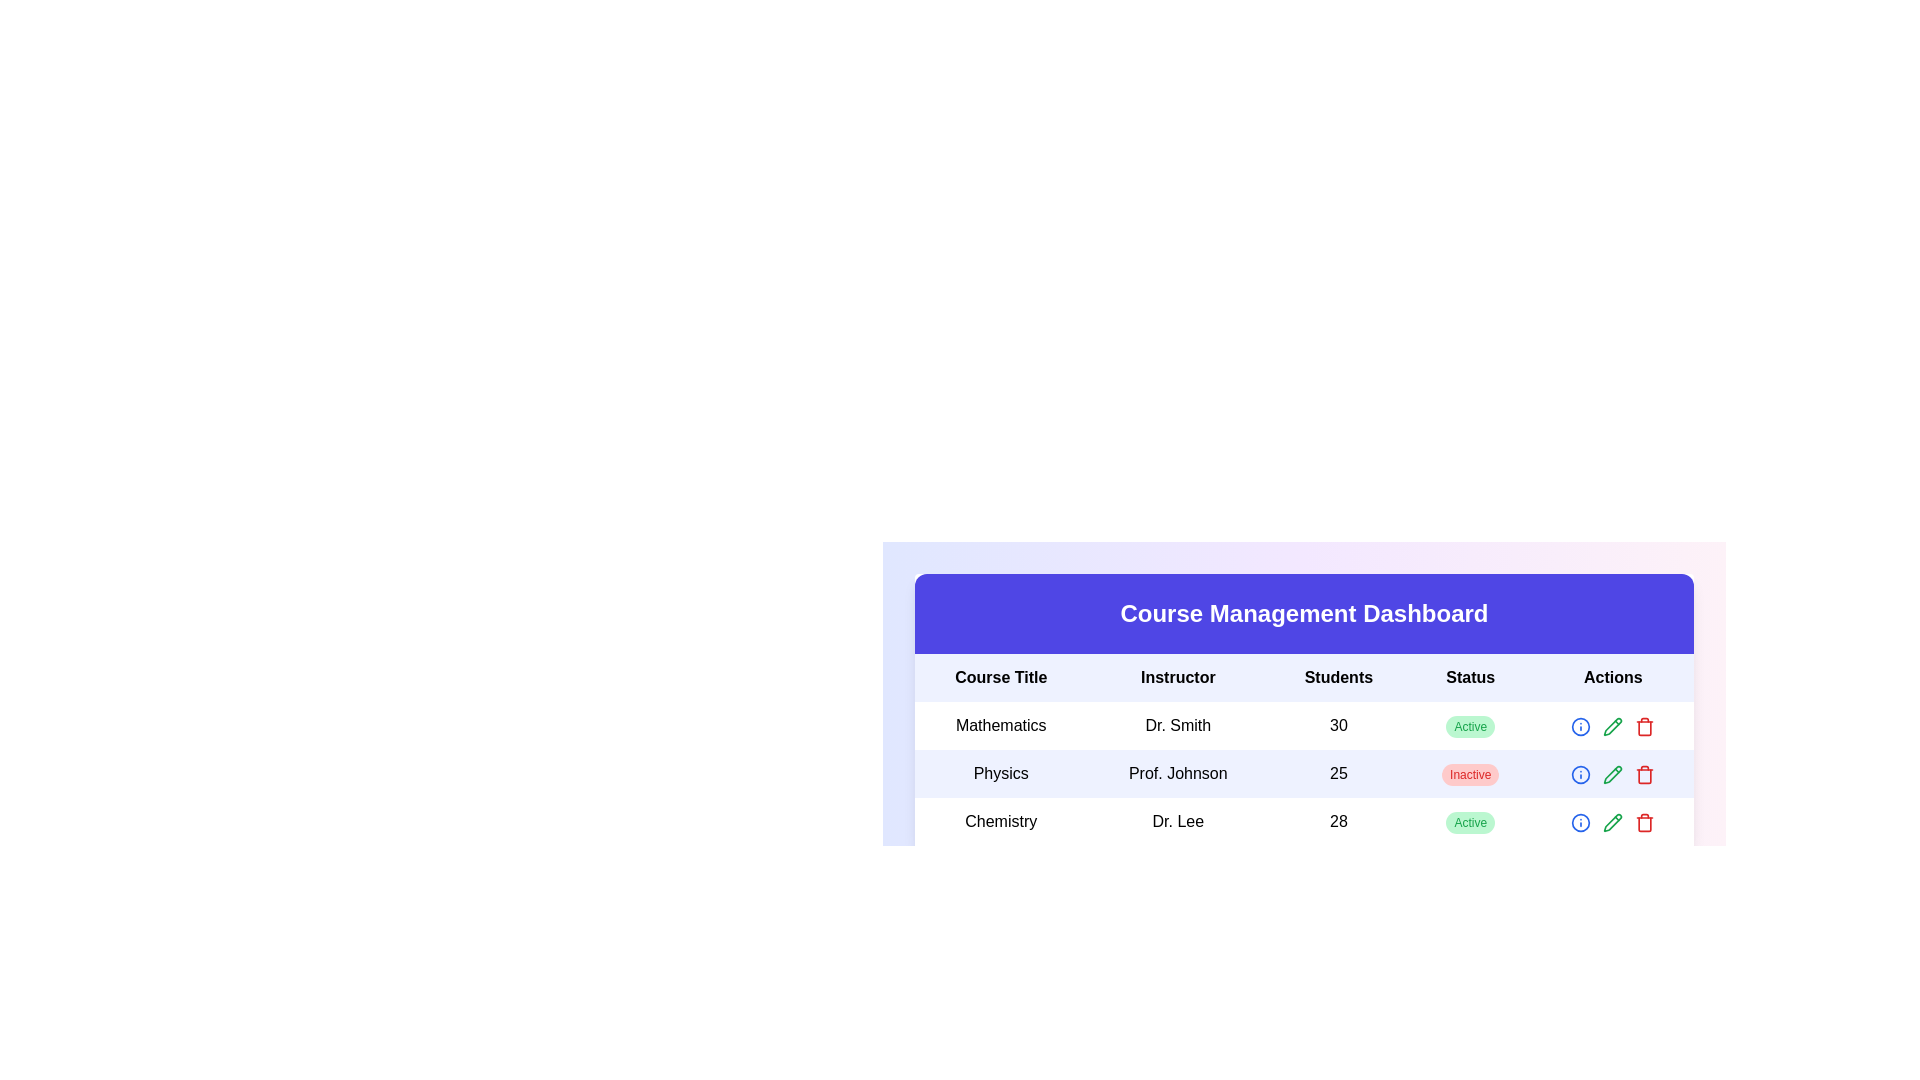 This screenshot has width=1920, height=1080. I want to click on the red trash can icon button located in the 'Actions' column of the 'Chemistry' row, so click(1645, 821).